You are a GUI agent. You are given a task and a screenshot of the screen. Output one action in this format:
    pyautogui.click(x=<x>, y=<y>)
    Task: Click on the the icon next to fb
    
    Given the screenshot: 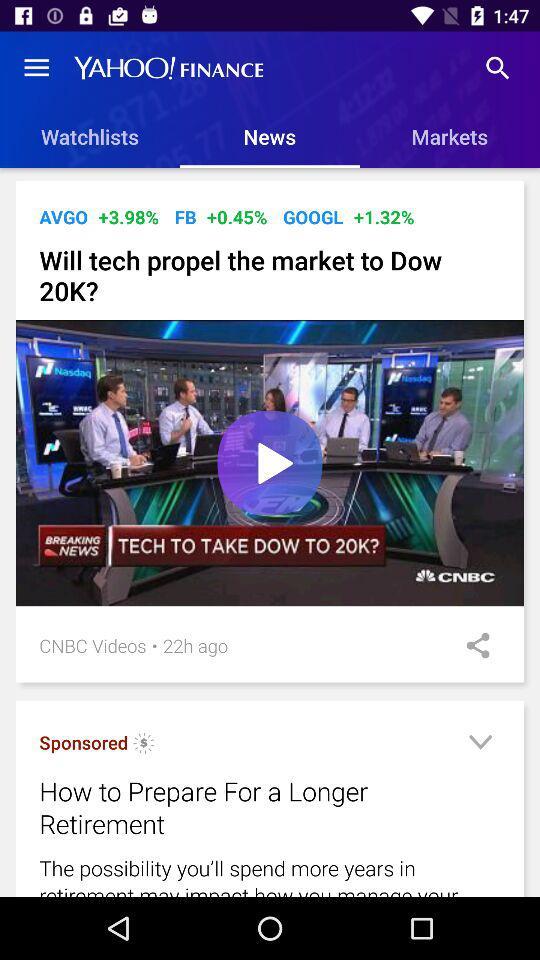 What is the action you would take?
    pyautogui.click(x=237, y=217)
    